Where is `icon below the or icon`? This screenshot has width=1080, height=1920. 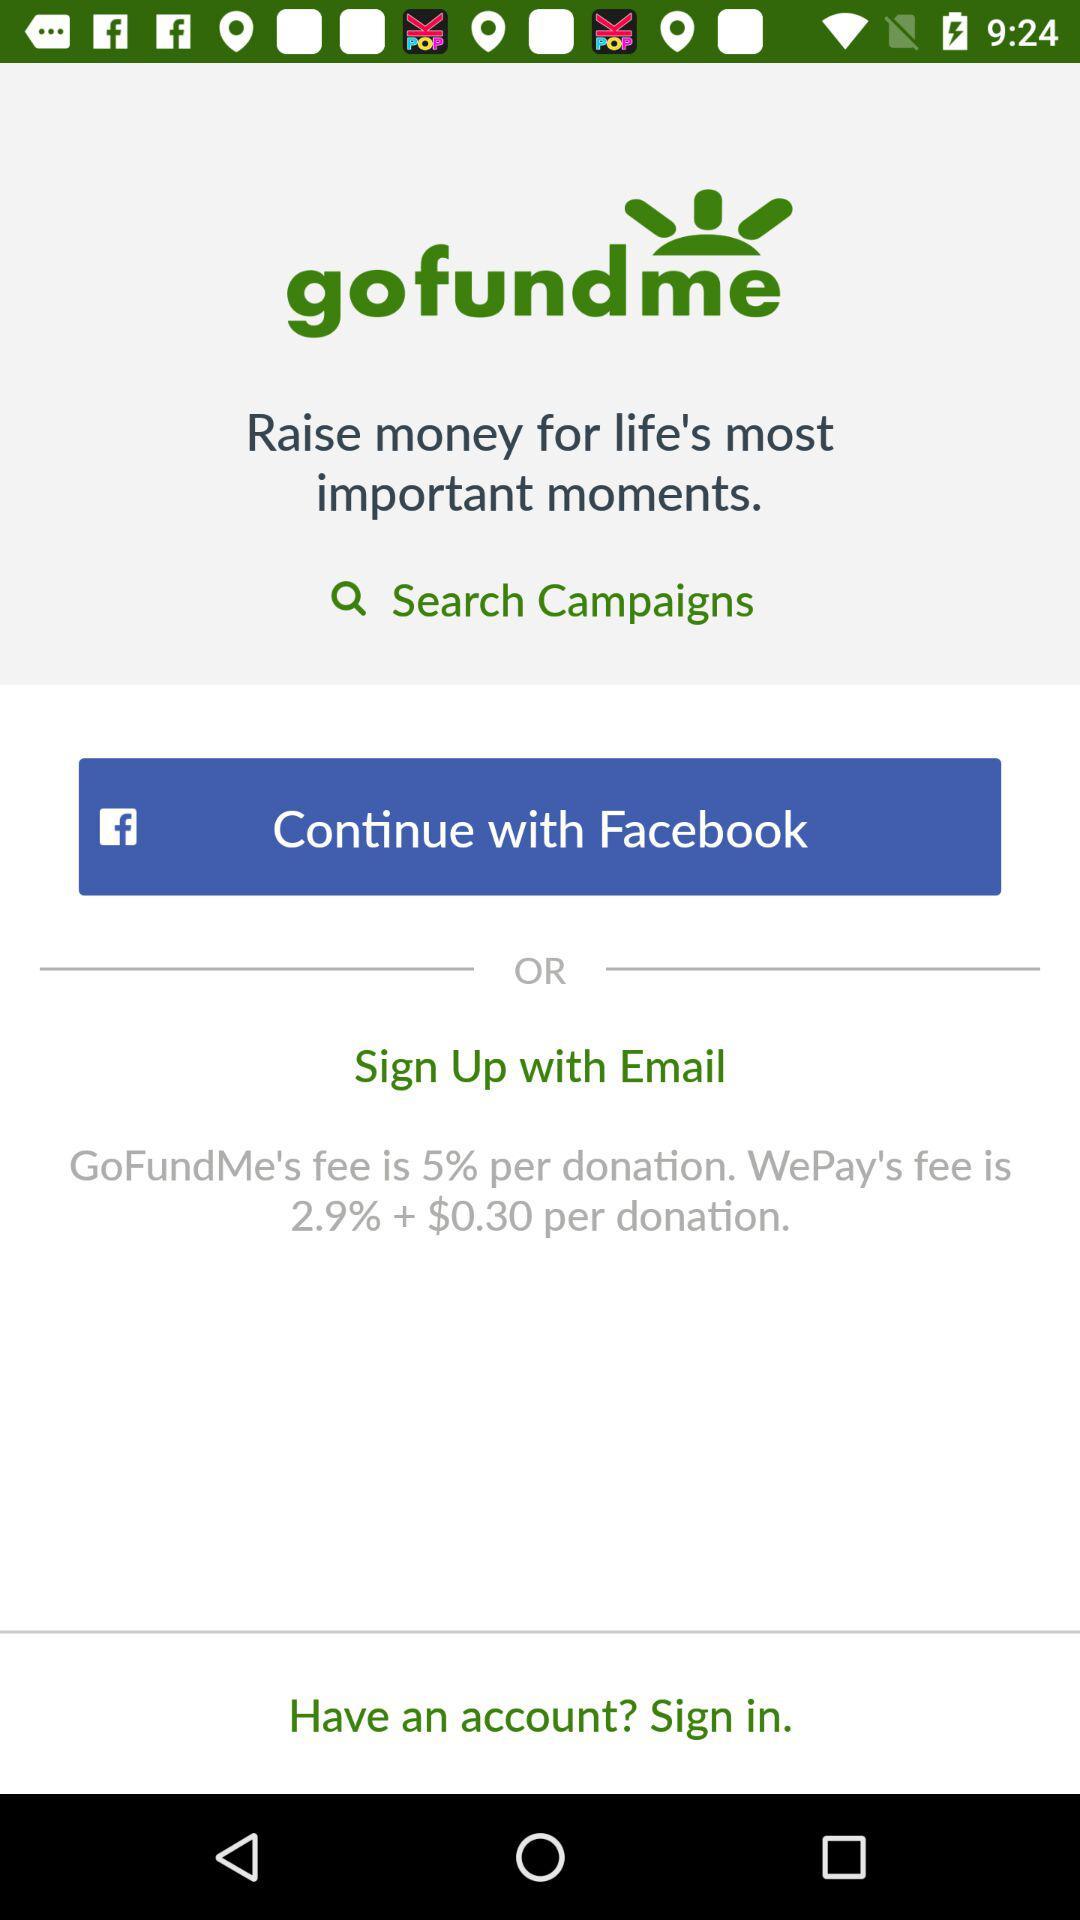 icon below the or icon is located at coordinates (540, 1062).